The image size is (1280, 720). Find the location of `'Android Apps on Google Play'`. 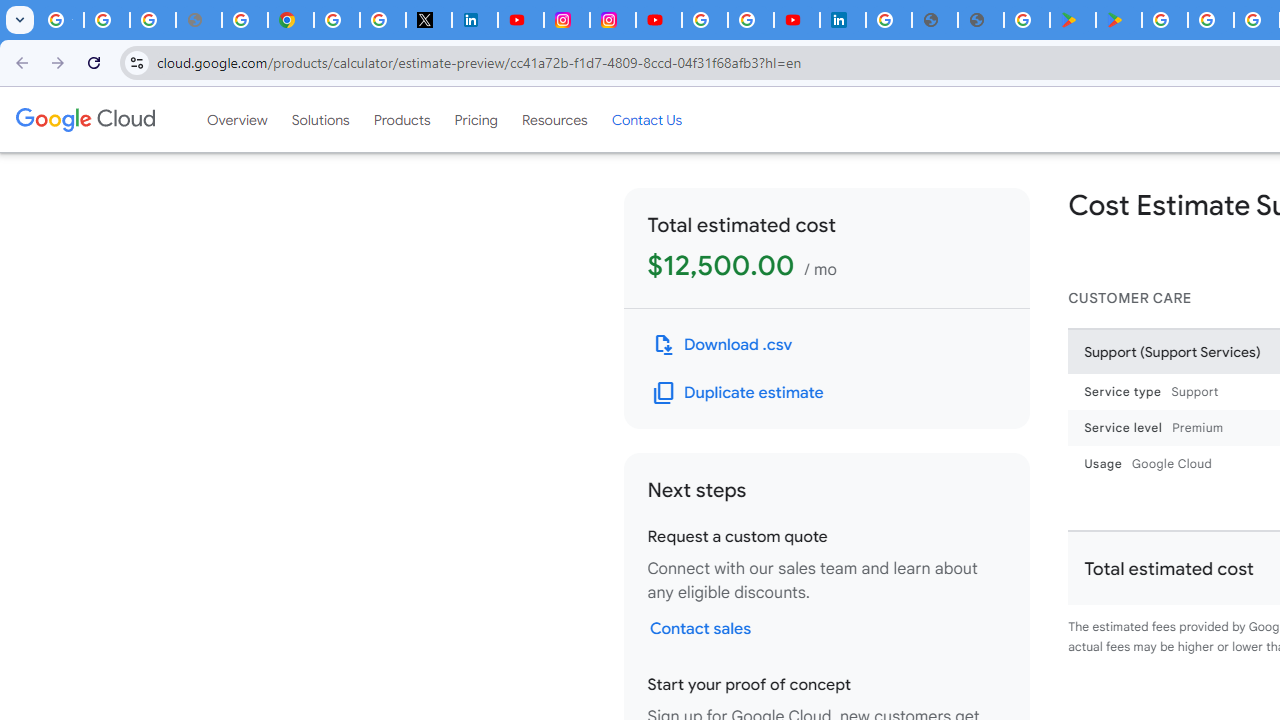

'Android Apps on Google Play' is located at coordinates (1071, 20).